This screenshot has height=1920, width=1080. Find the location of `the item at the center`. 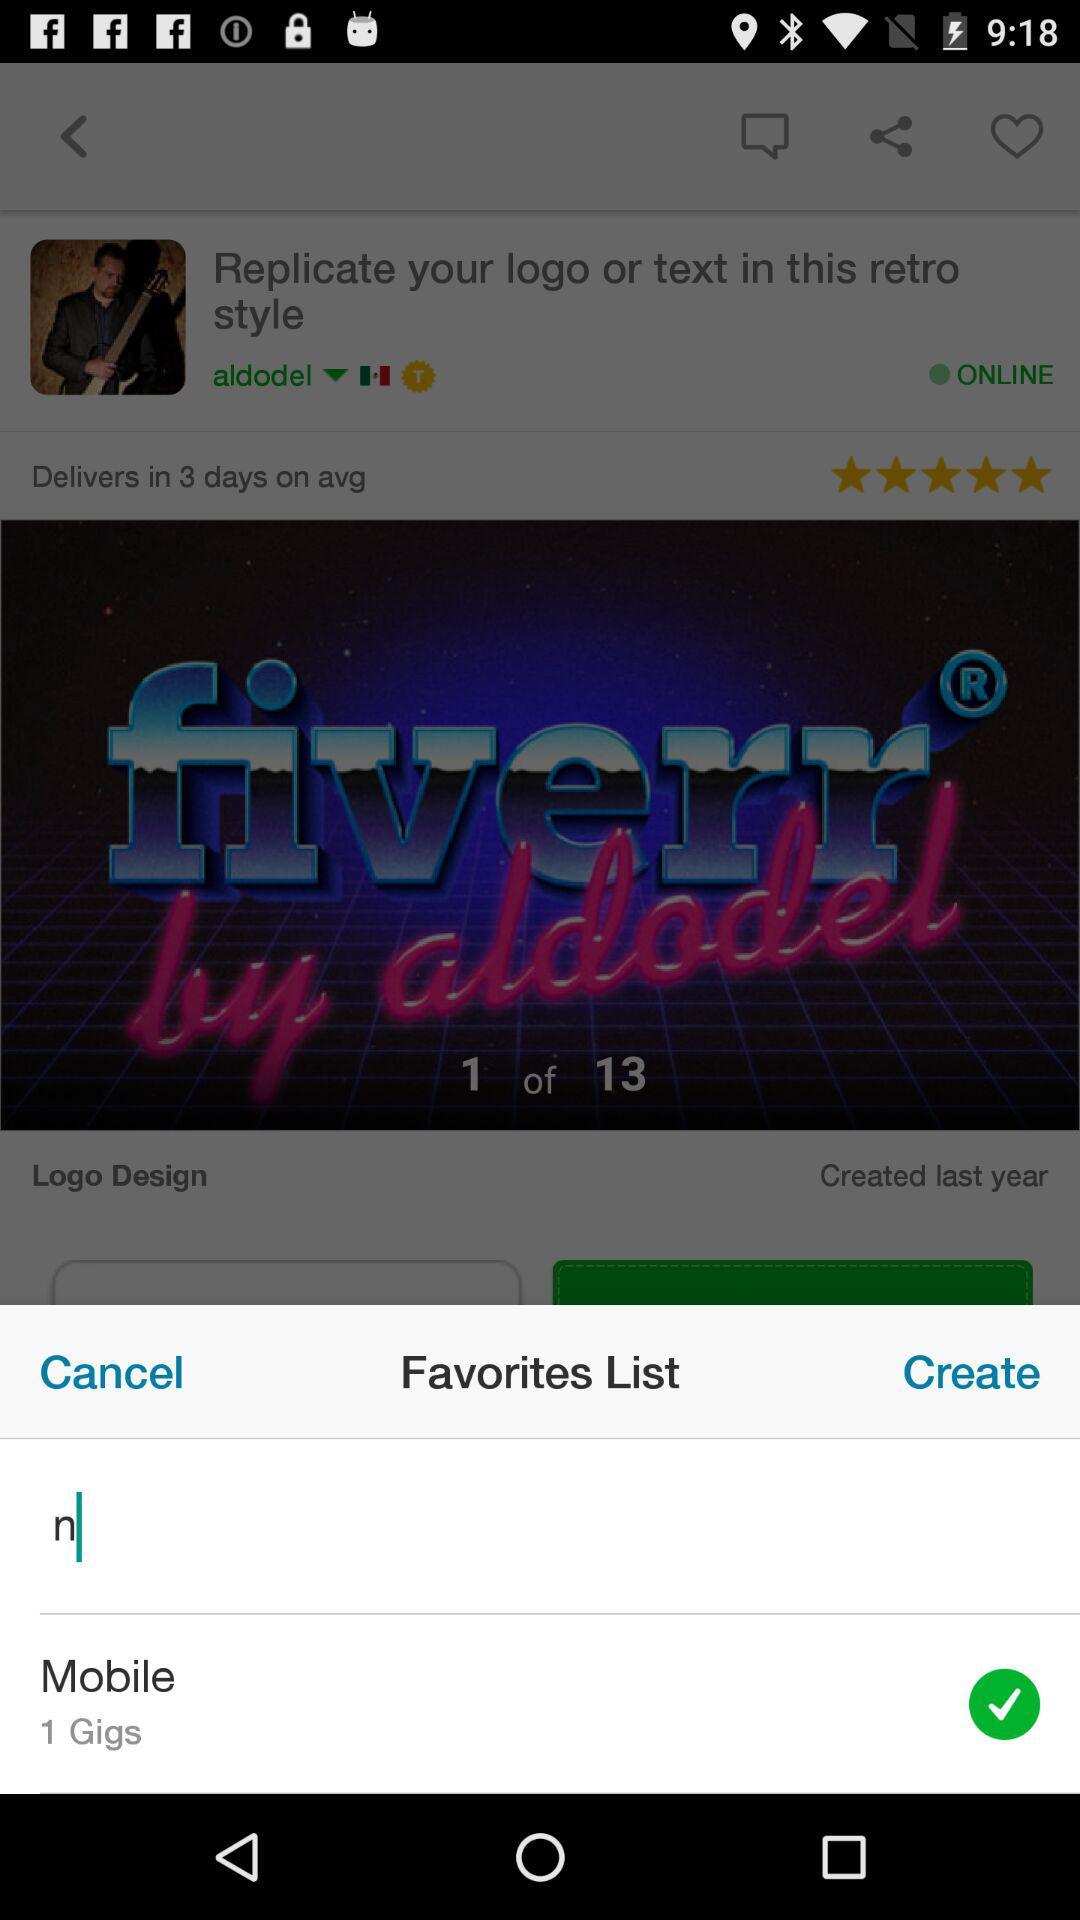

the item at the center is located at coordinates (540, 927).